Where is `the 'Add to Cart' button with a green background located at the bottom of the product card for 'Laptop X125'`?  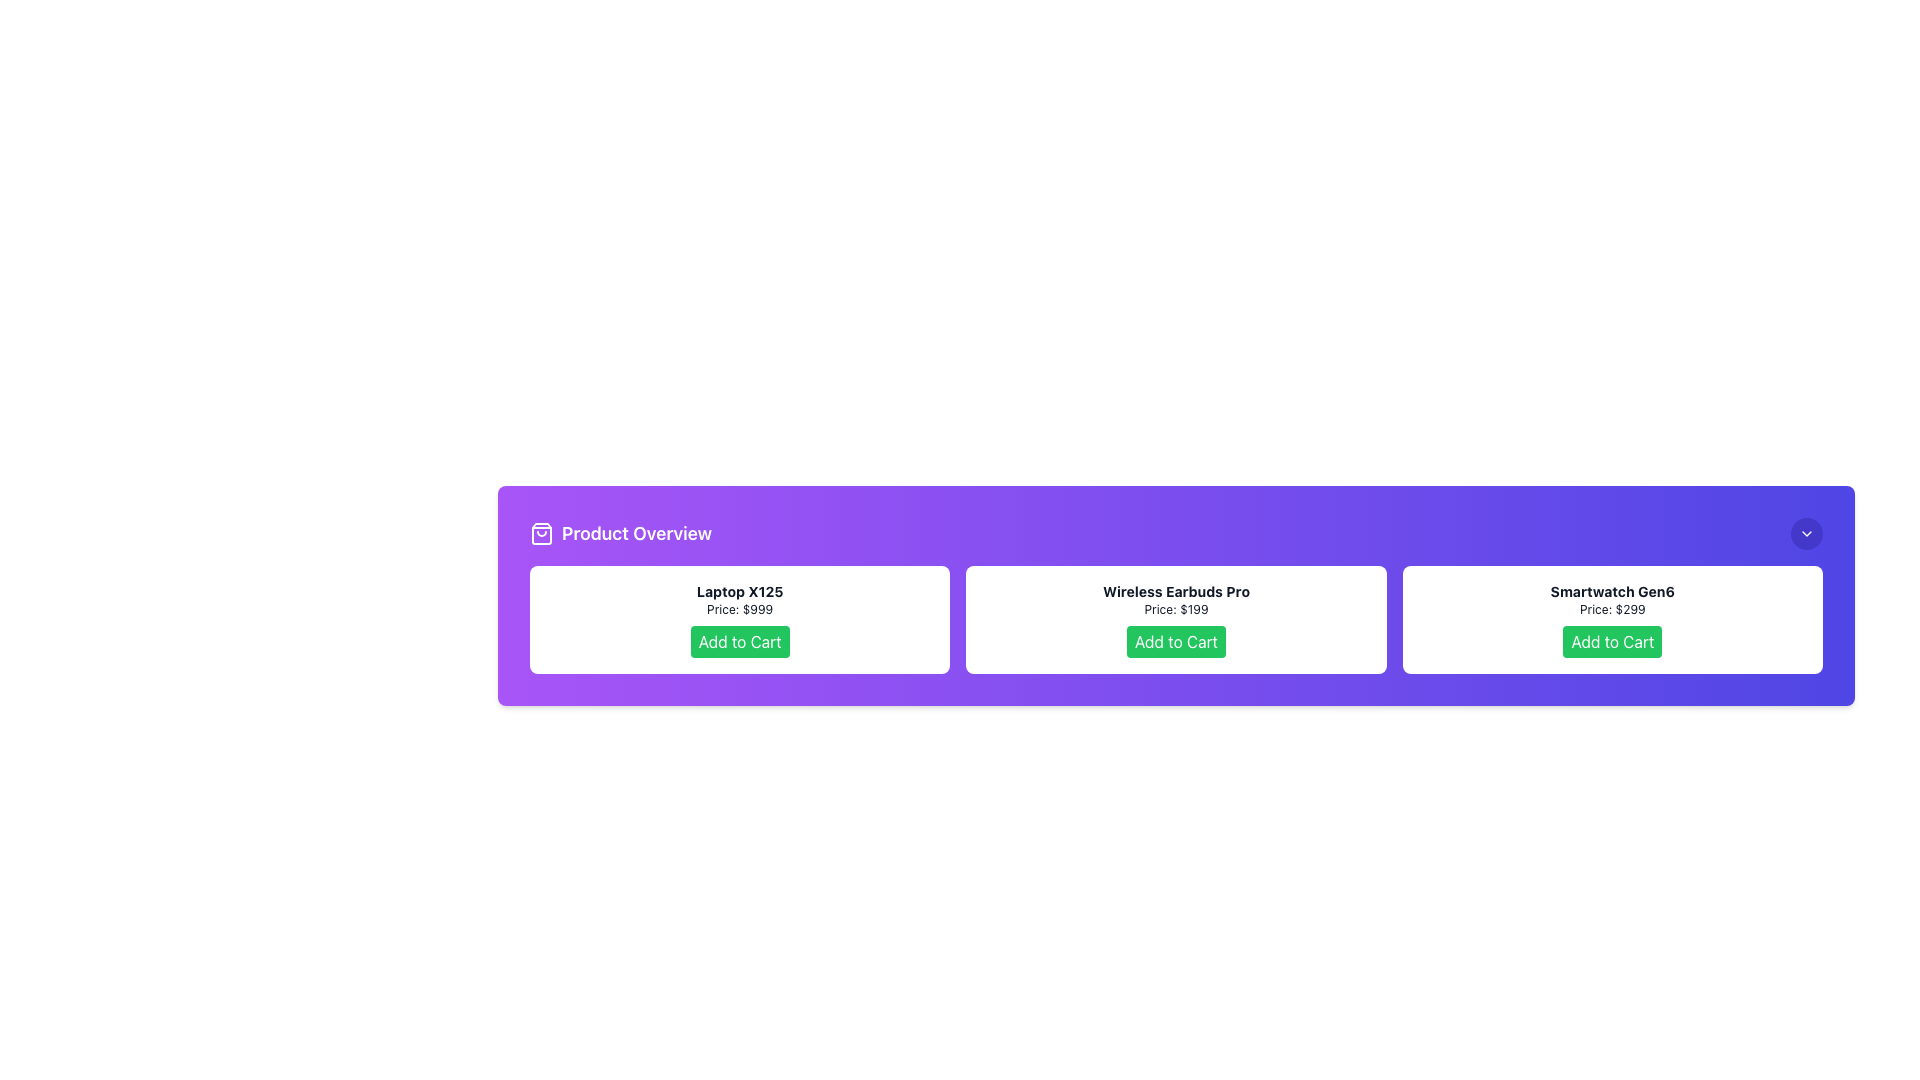
the 'Add to Cart' button with a green background located at the bottom of the product card for 'Laptop X125' is located at coordinates (739, 641).